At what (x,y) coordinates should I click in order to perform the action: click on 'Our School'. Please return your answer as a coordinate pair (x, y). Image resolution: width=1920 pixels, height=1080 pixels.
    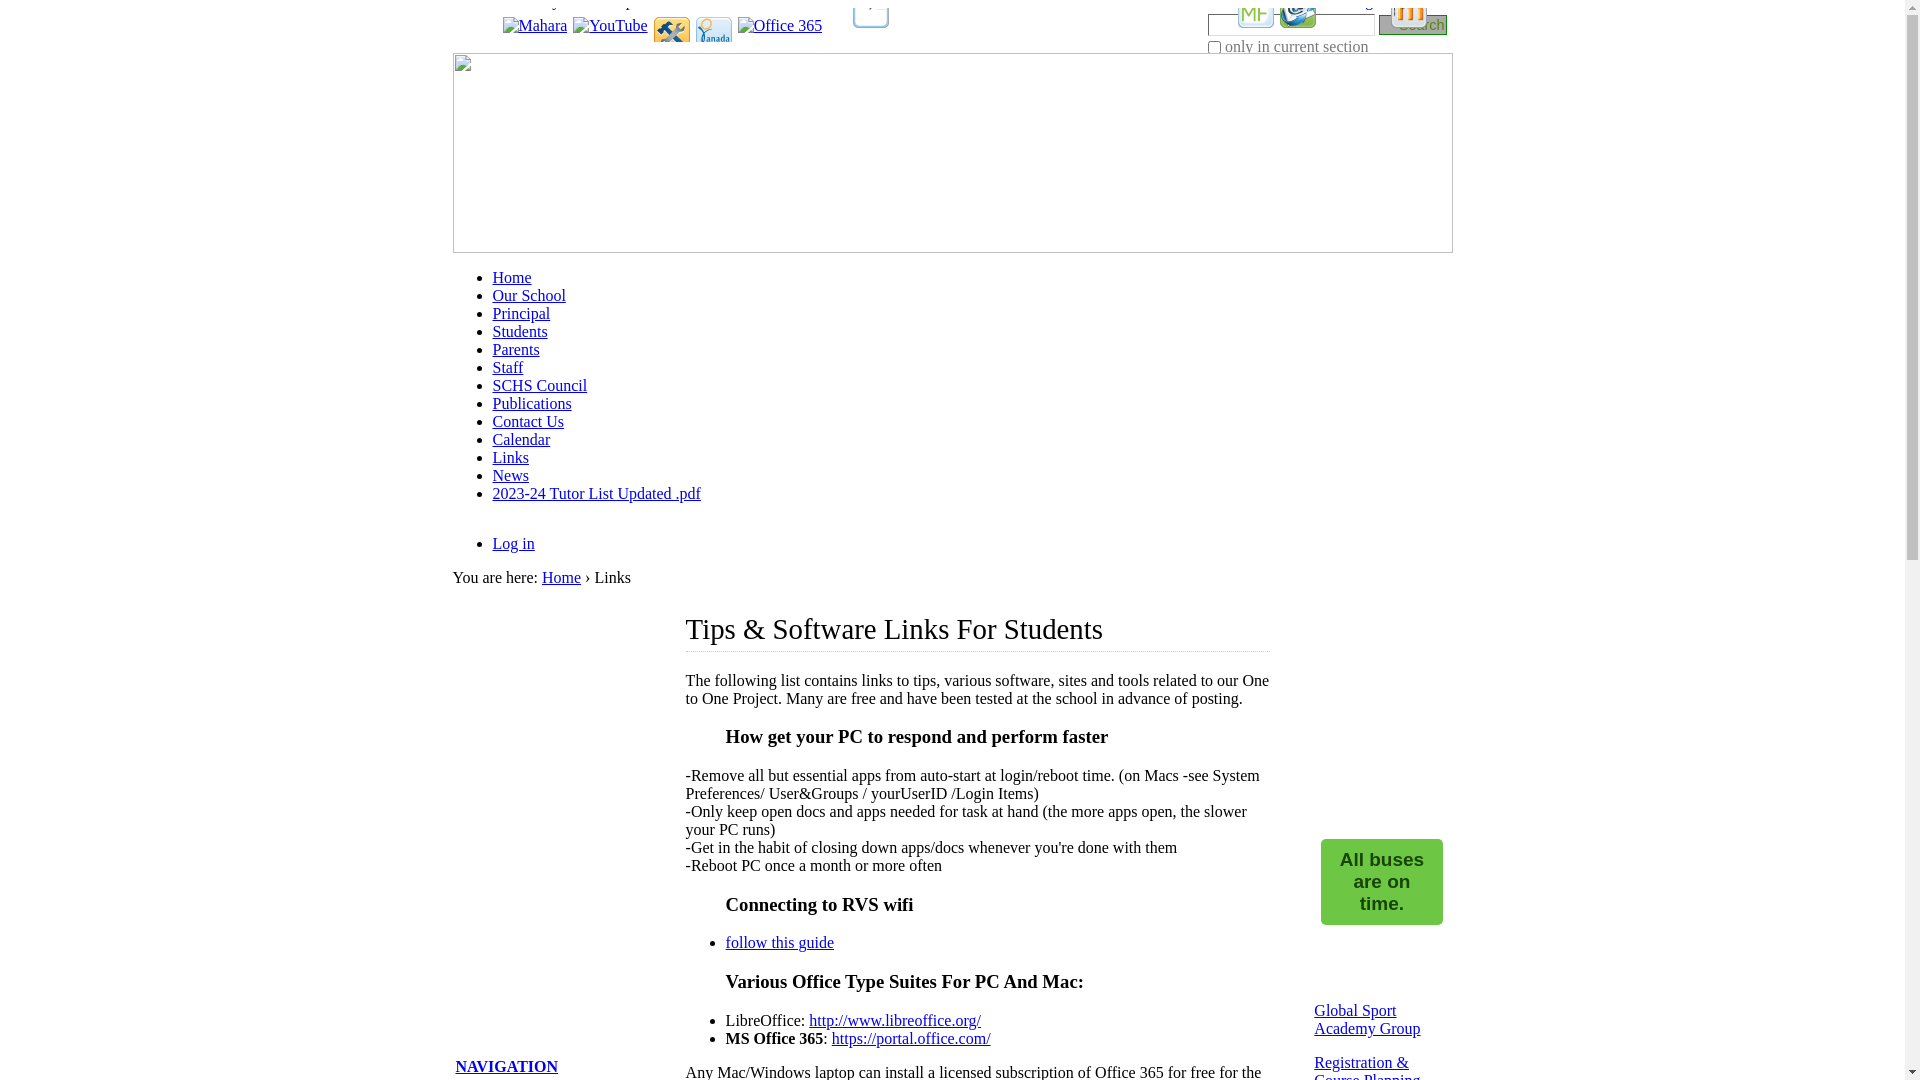
    Looking at the image, I should click on (528, 295).